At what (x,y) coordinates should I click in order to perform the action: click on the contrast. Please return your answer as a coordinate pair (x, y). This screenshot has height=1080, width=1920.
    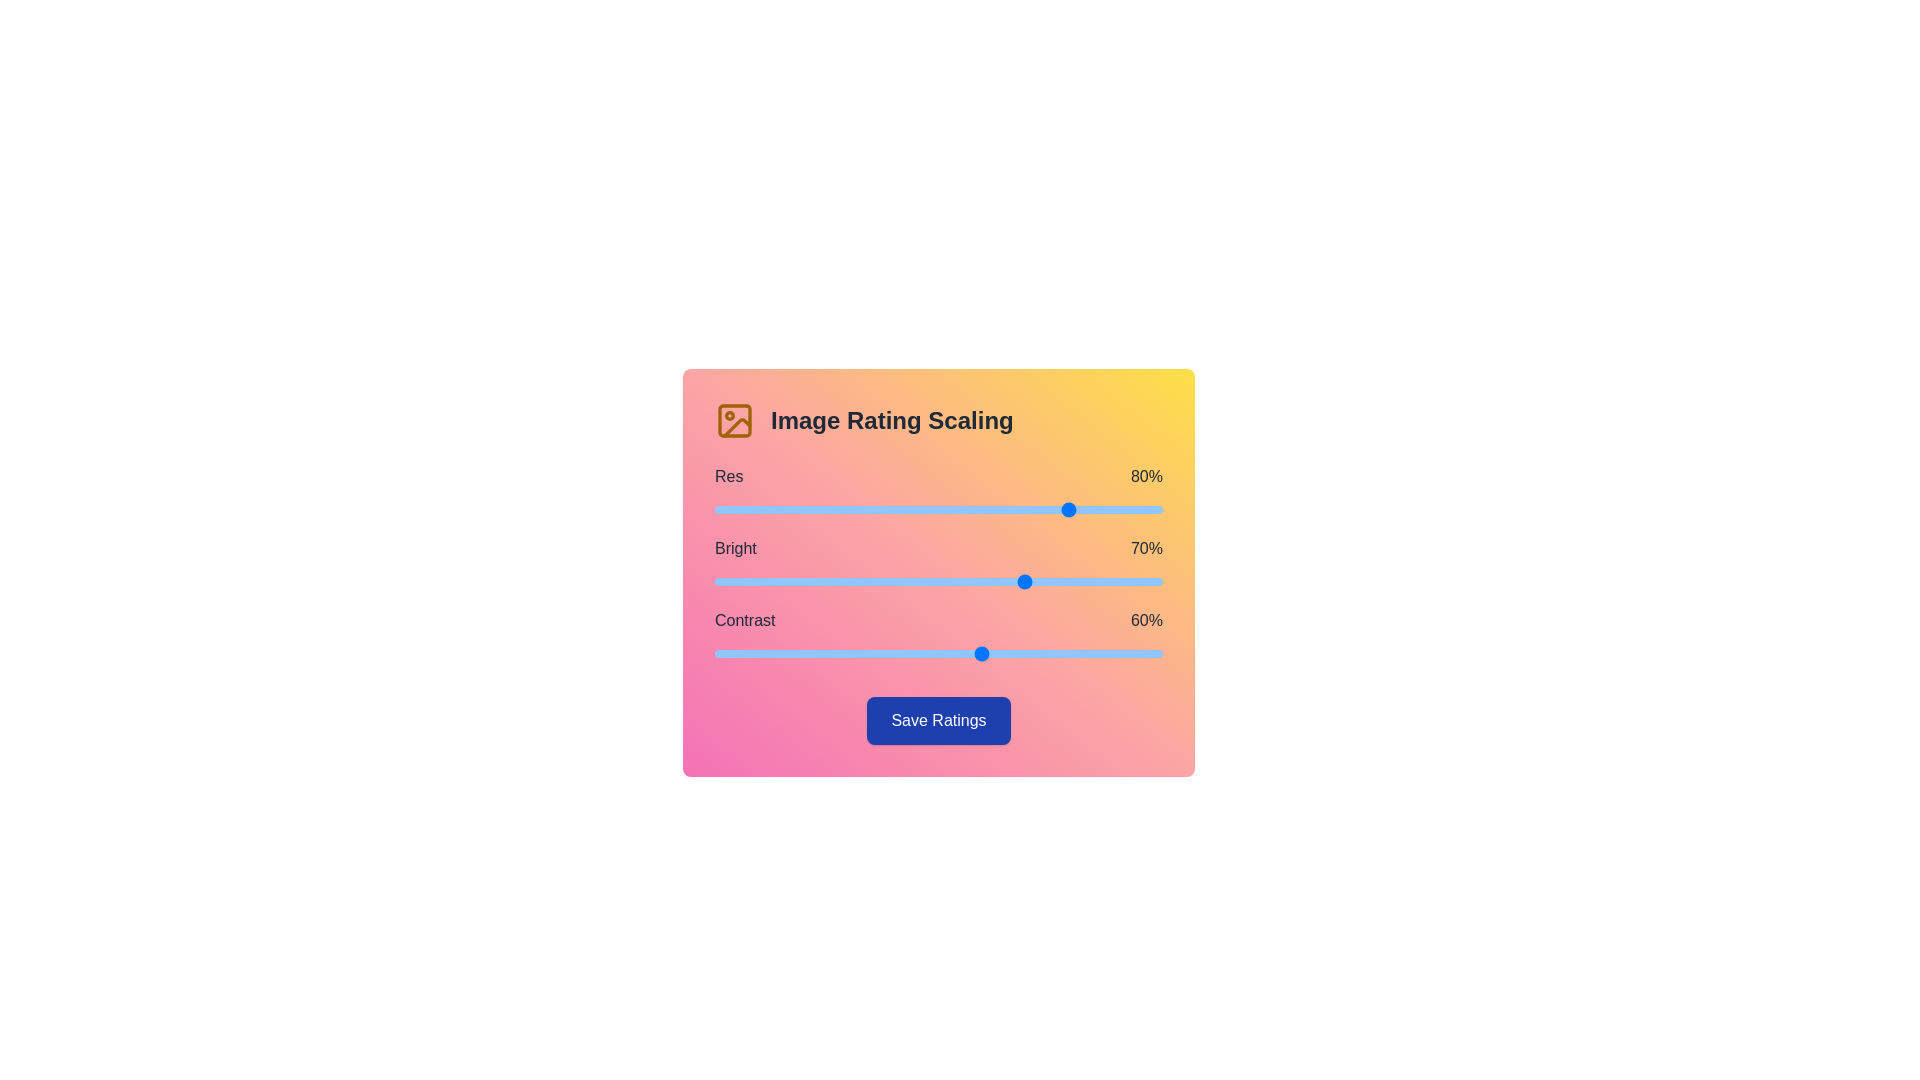
    Looking at the image, I should click on (1067, 654).